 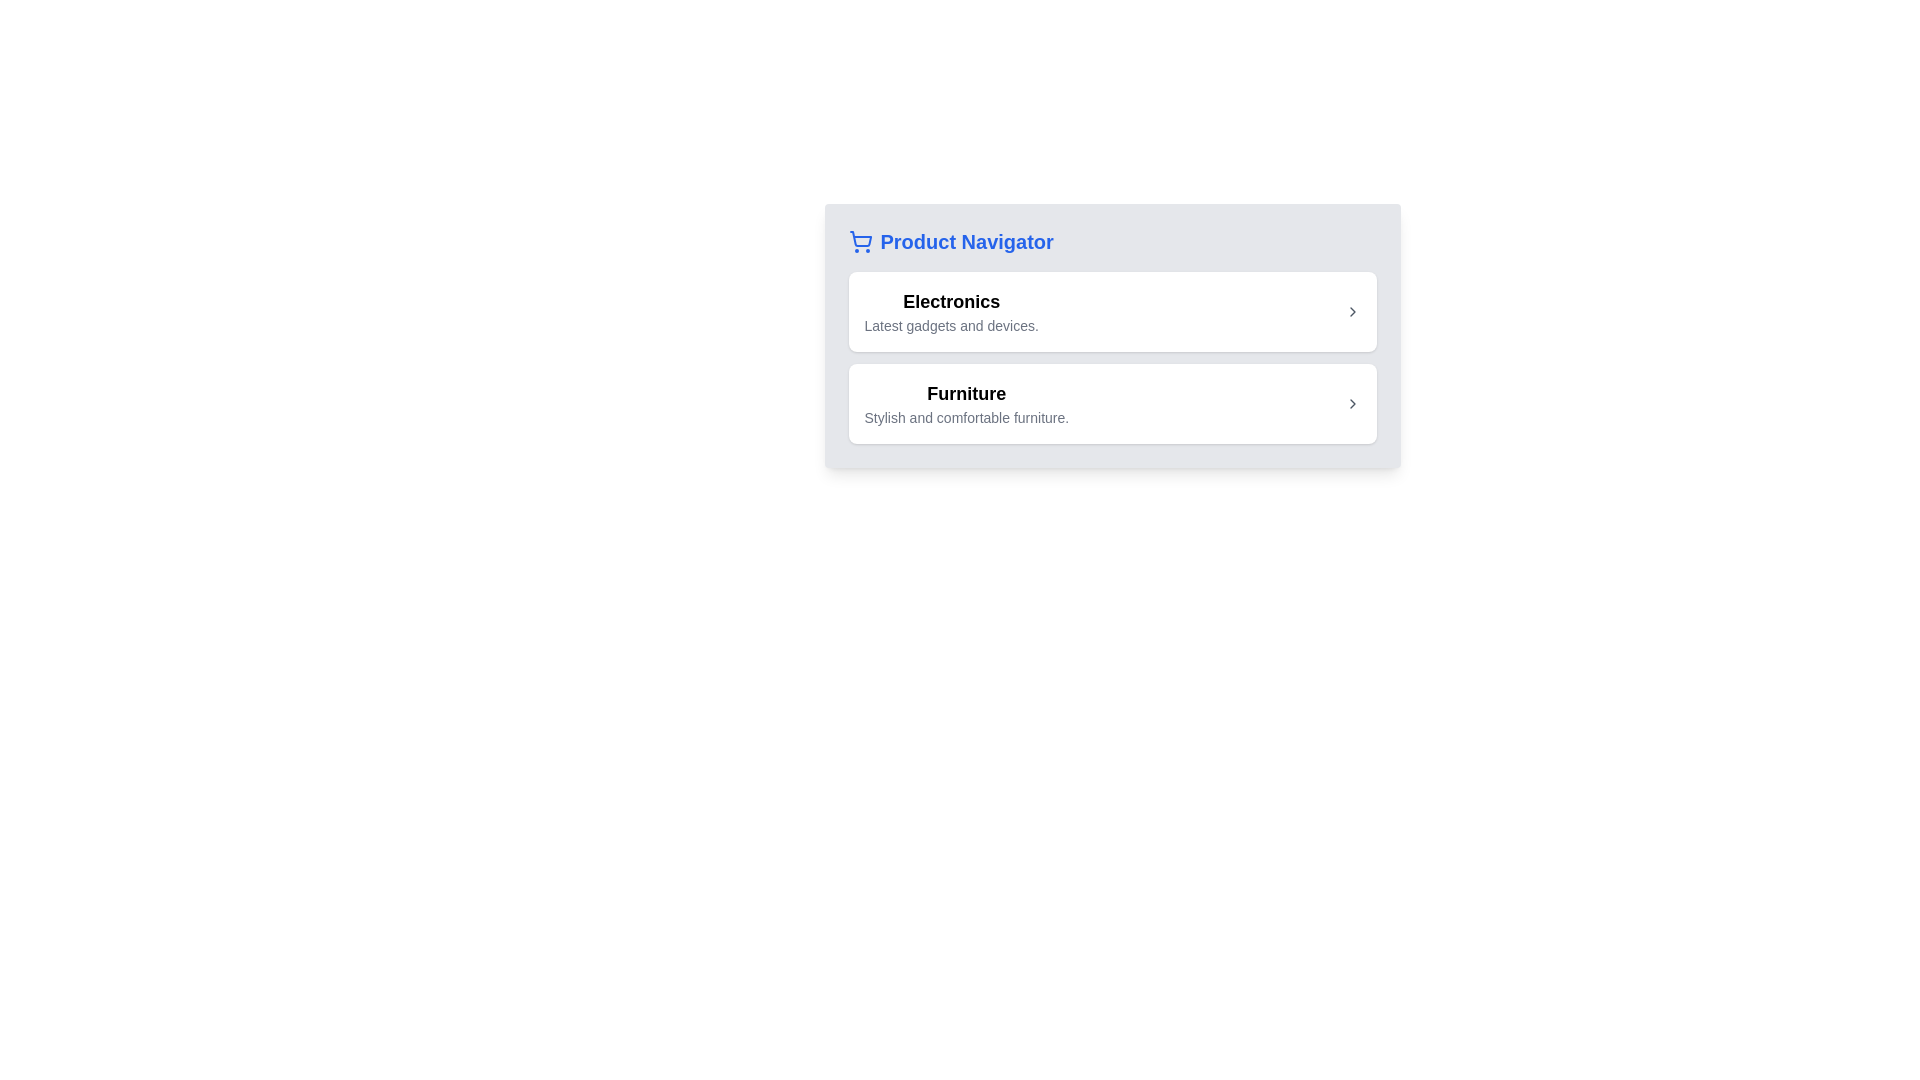 I want to click on the 'Furniture' text label located in the second card of the vertically stacked list under the 'Product Navigator' section, below the 'Electronics' card, so click(x=966, y=404).